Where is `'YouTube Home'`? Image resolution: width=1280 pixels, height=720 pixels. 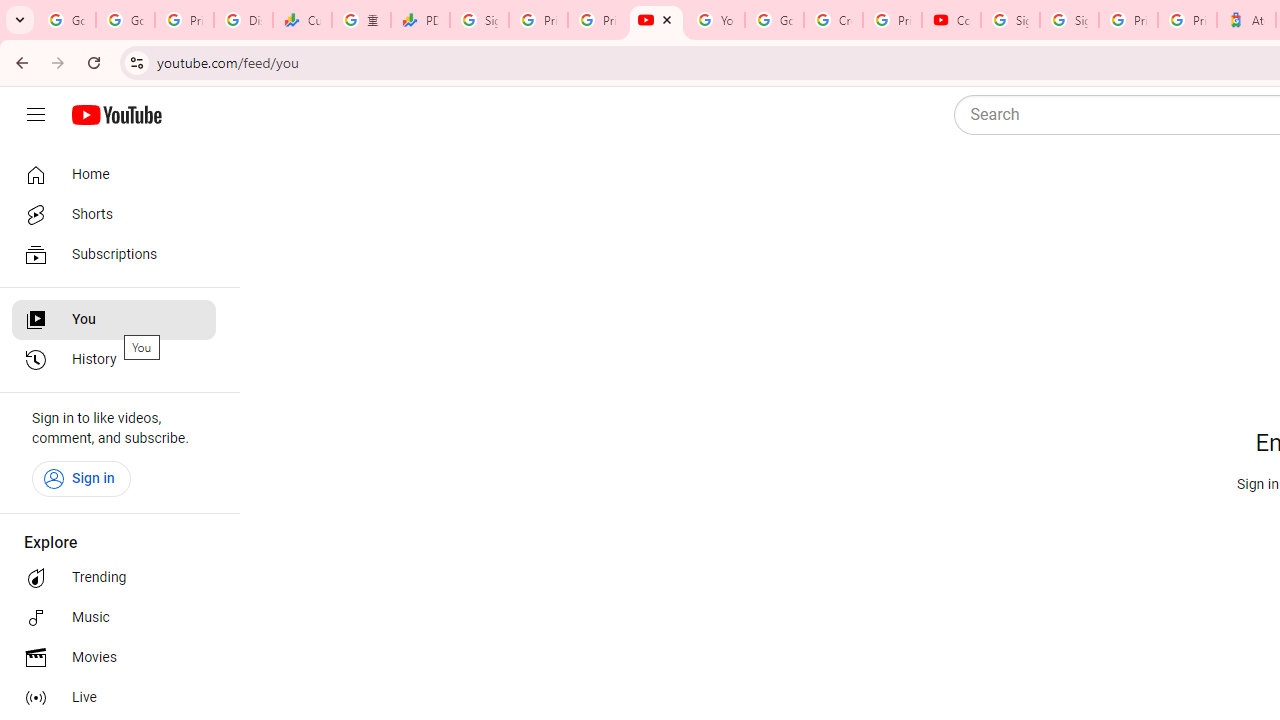
'YouTube Home' is located at coordinates (115, 115).